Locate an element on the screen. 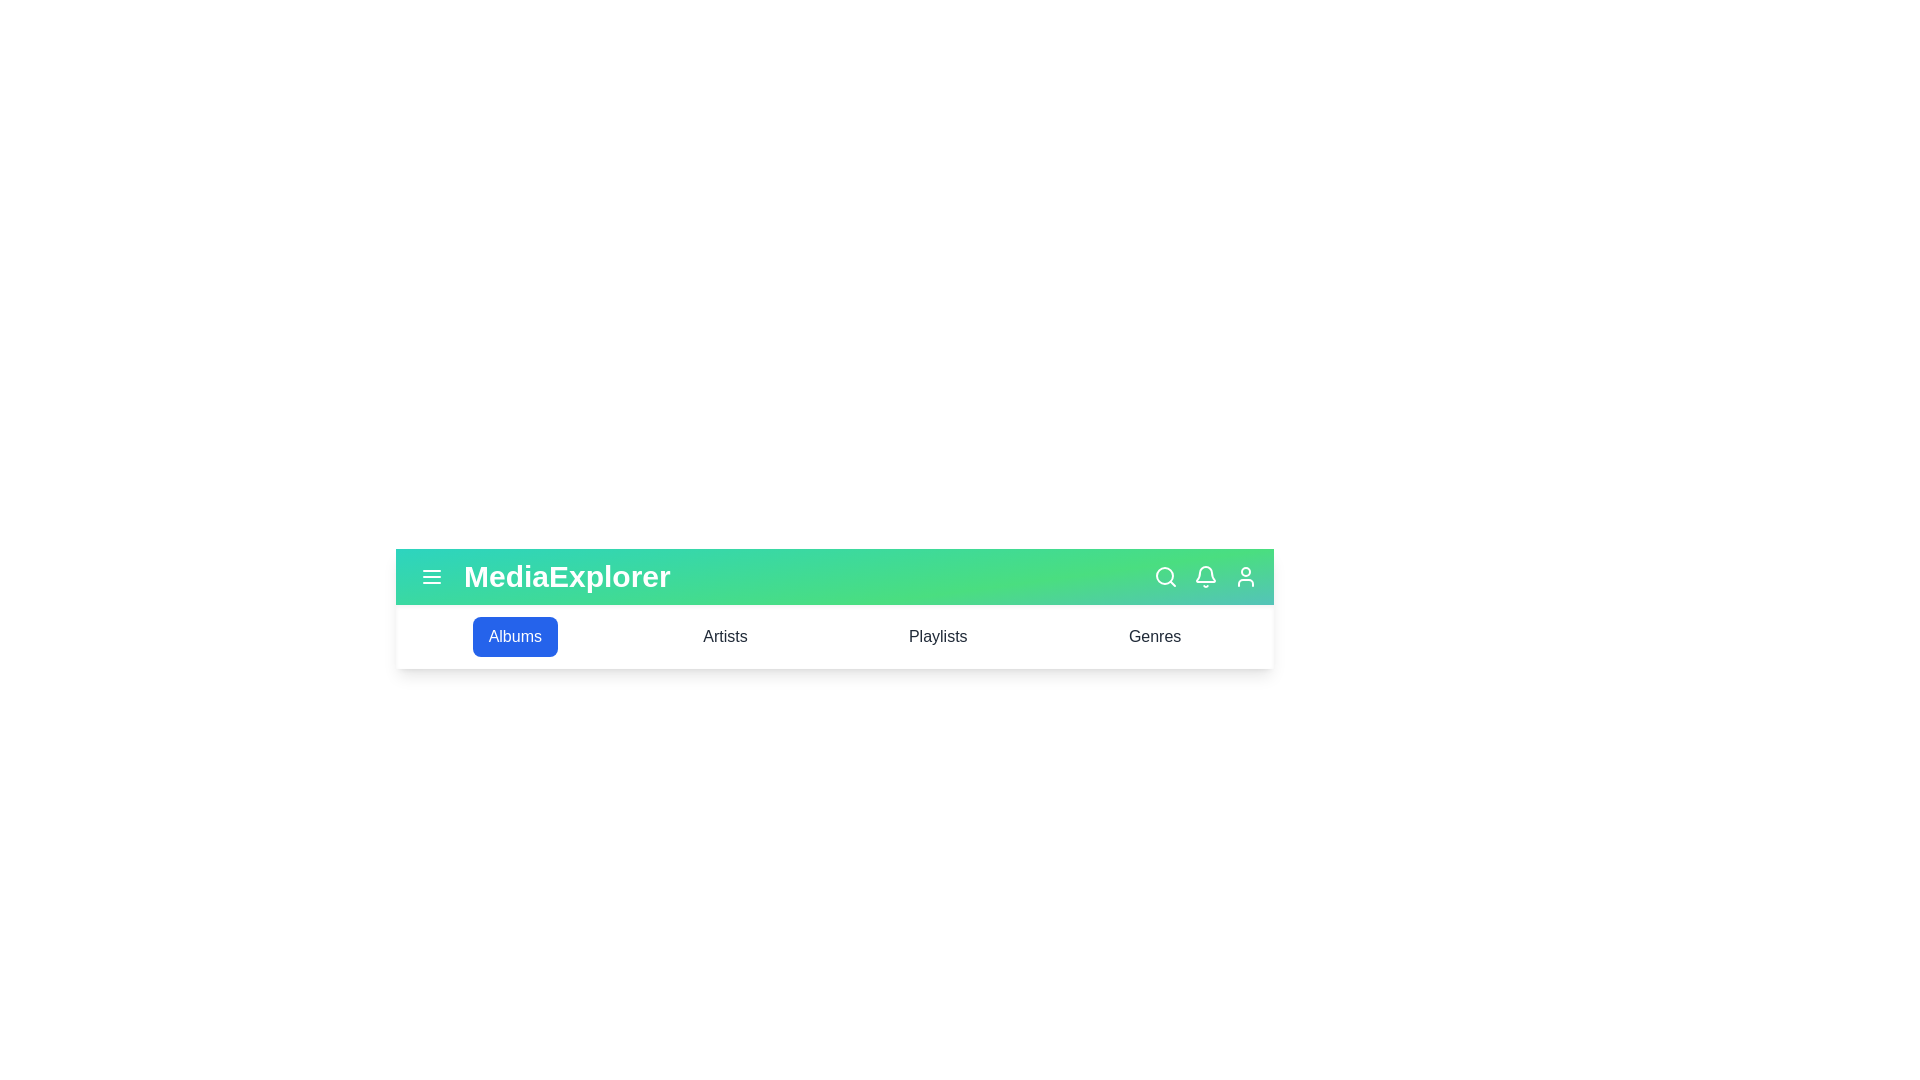 The width and height of the screenshot is (1920, 1080). the Albums tab in the MultimediaAppBar is located at coordinates (514, 636).